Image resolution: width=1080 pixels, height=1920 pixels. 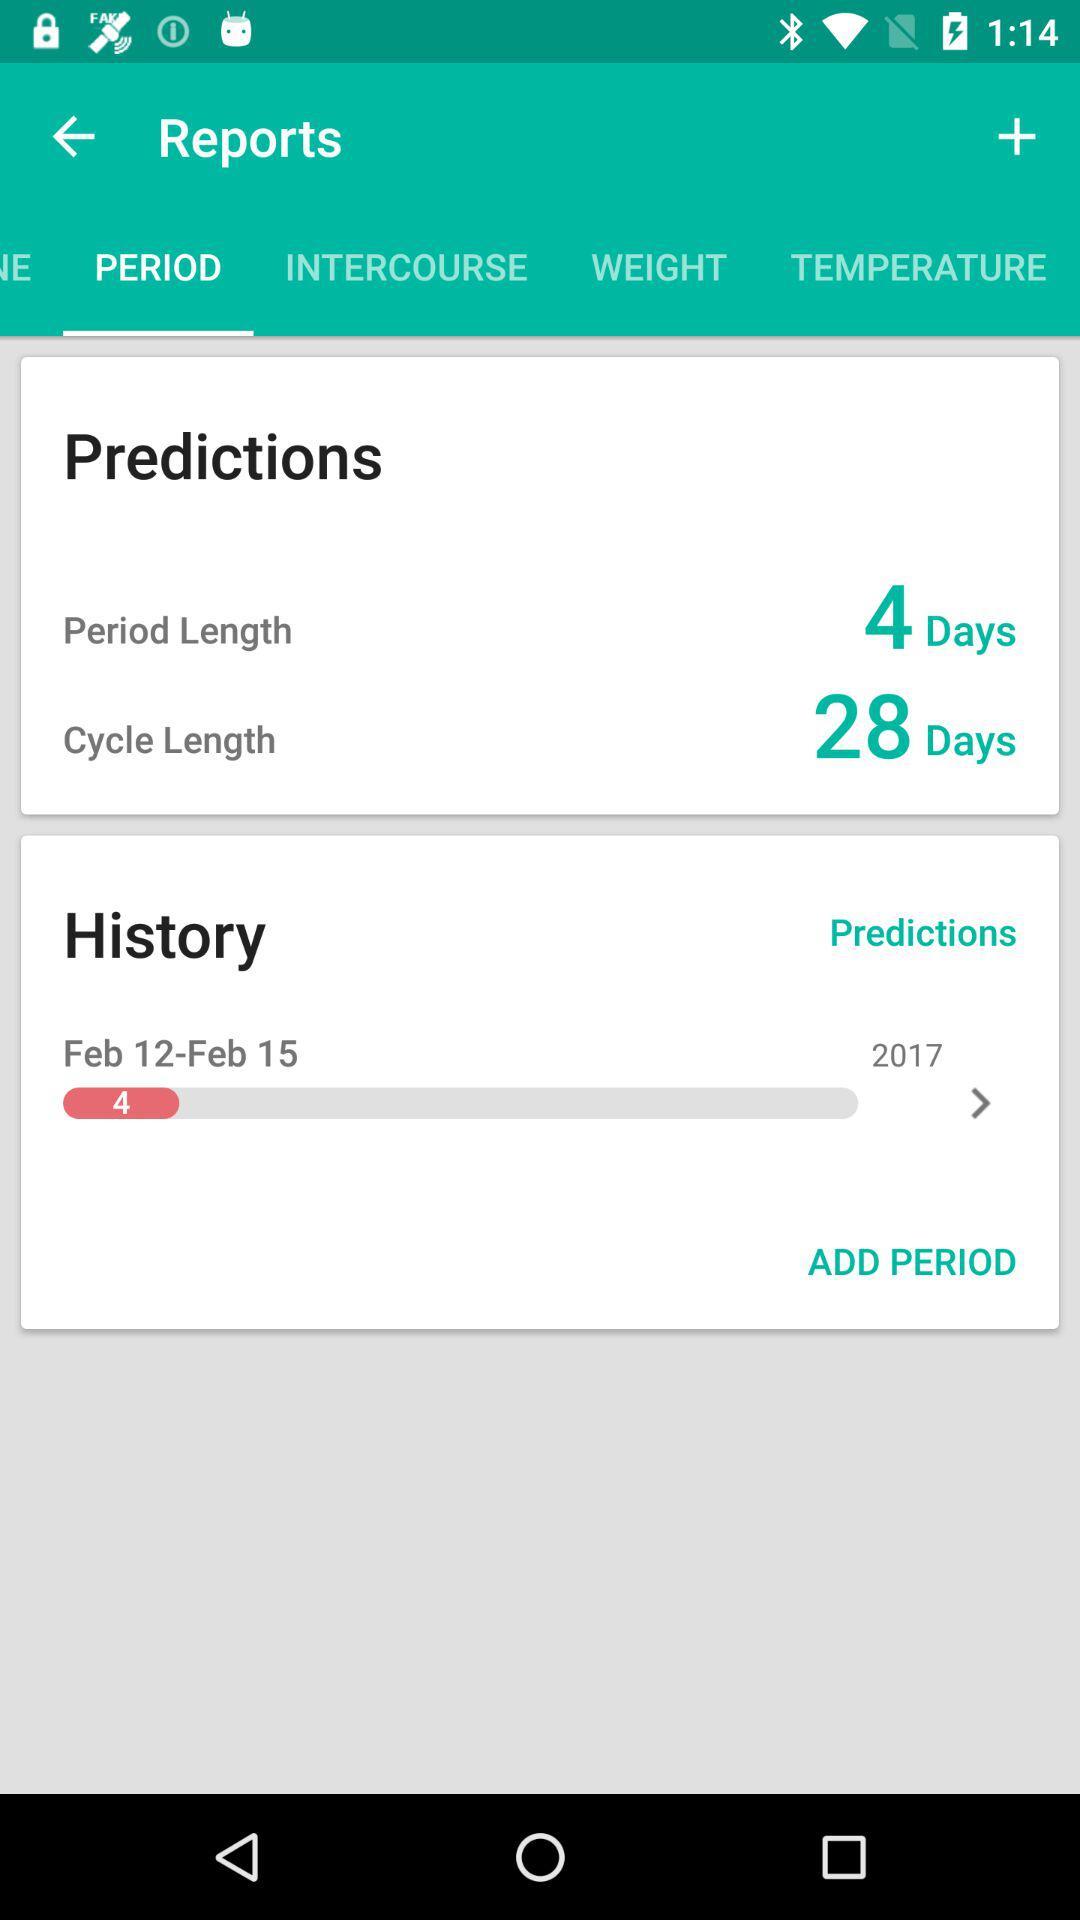 What do you see at coordinates (1017, 135) in the screenshot?
I see `icon next to symptoms` at bounding box center [1017, 135].